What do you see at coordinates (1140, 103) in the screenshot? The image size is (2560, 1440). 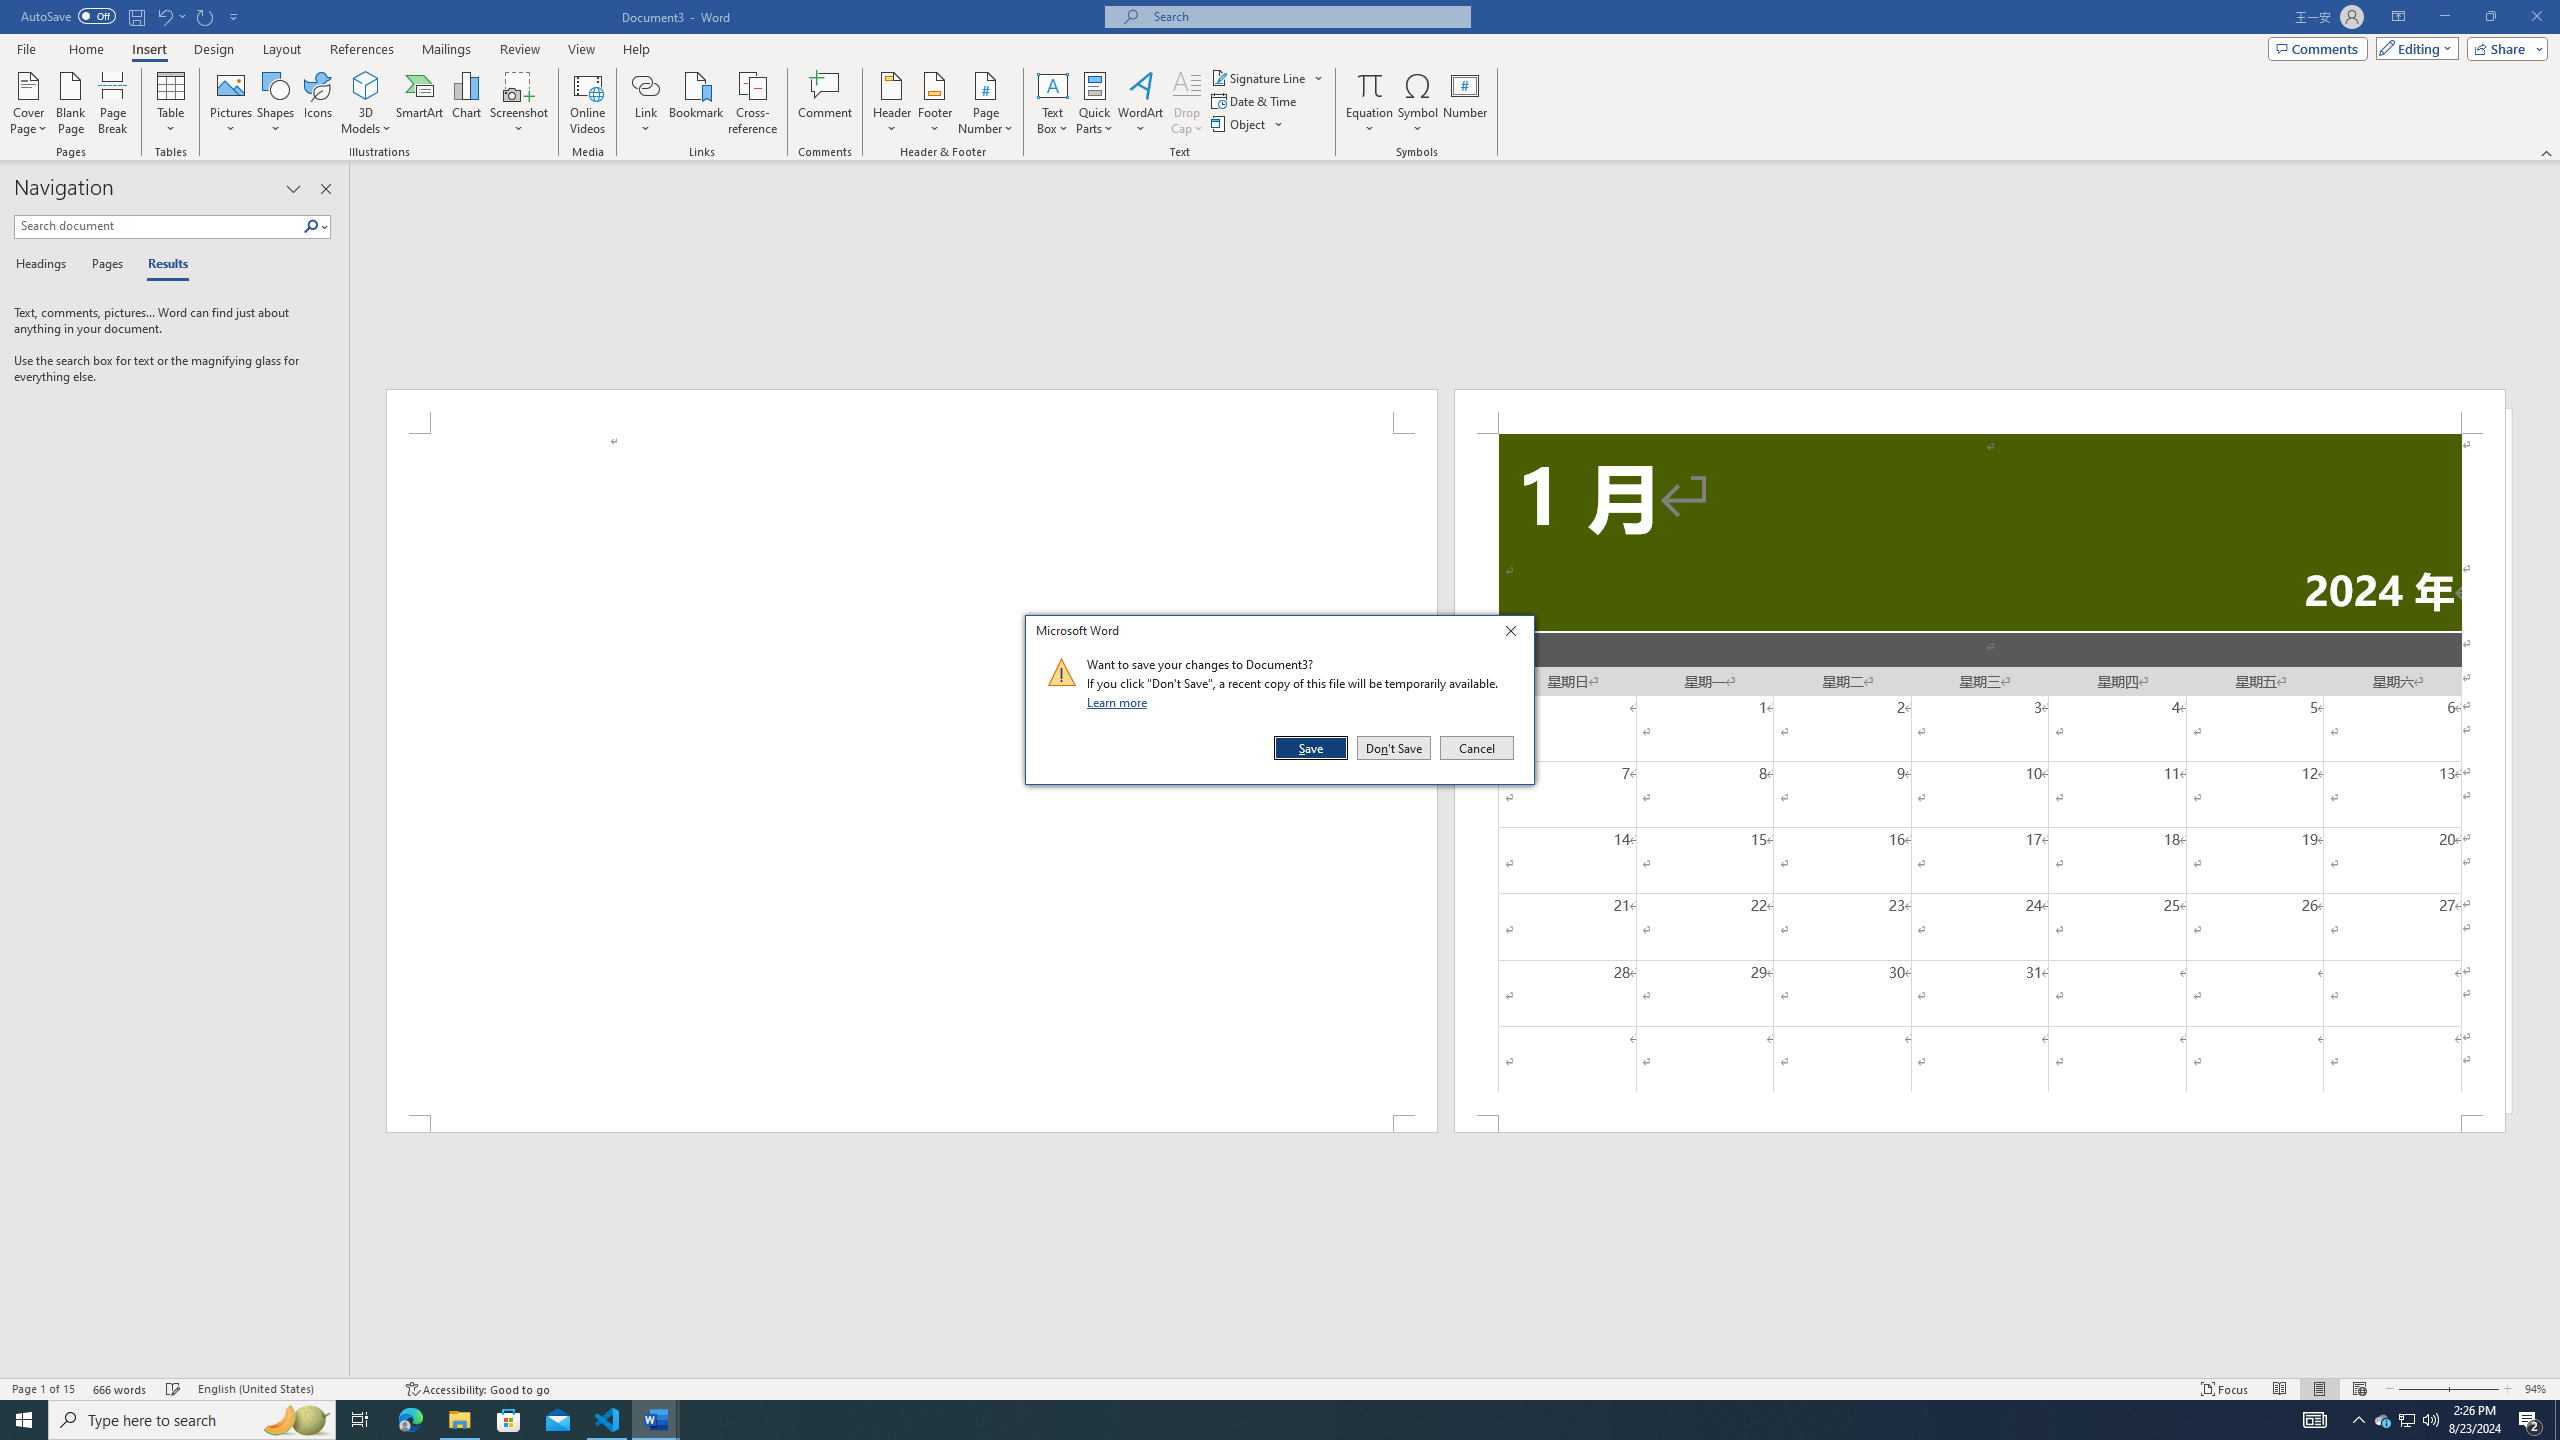 I see `'WordArt'` at bounding box center [1140, 103].